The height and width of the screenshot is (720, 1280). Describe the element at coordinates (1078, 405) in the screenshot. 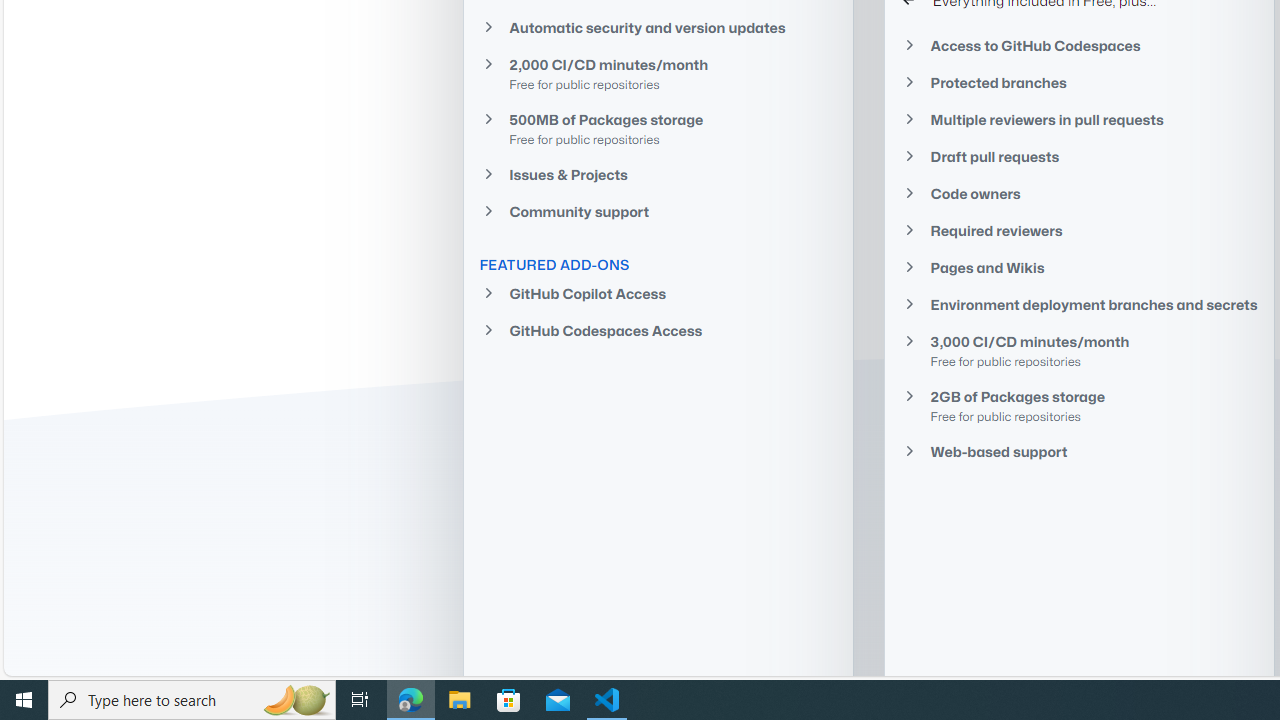

I see `'2GB of Packages storage Free for public repositories'` at that location.